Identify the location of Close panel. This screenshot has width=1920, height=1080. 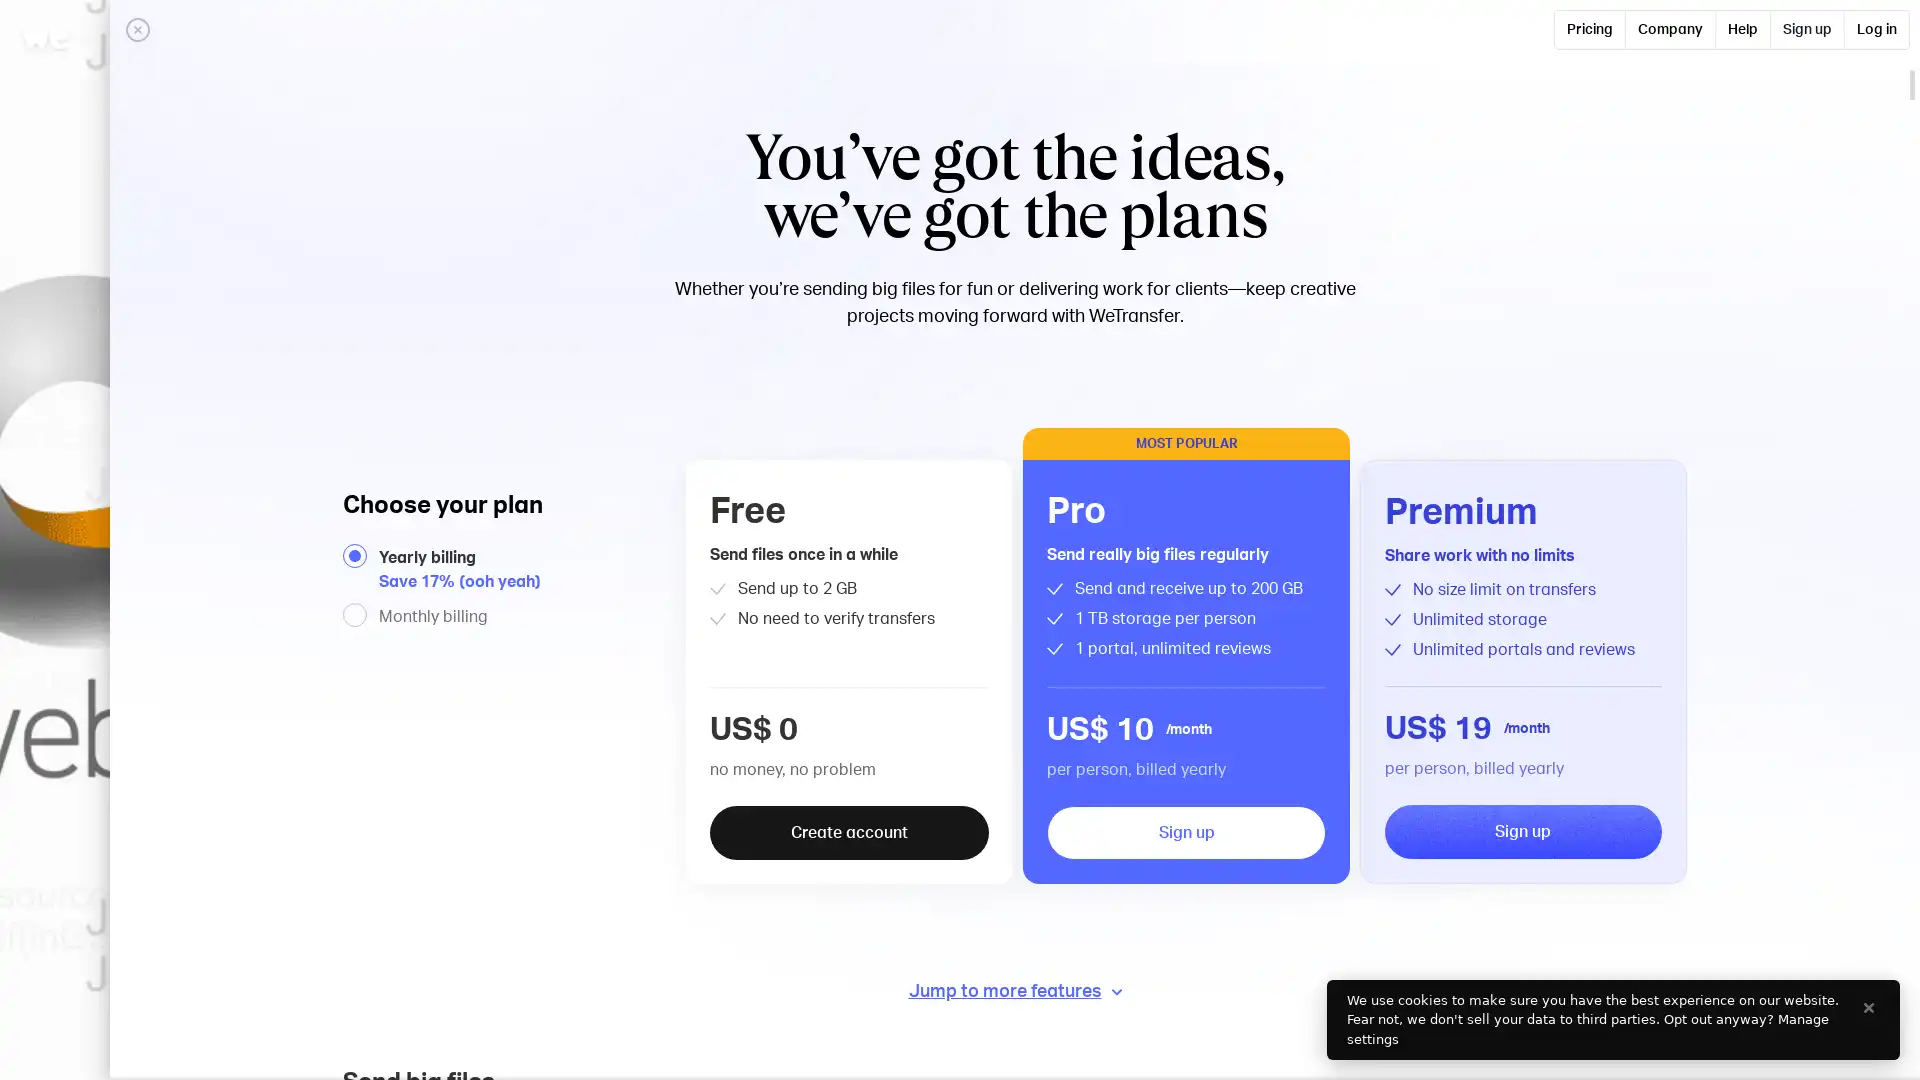
(137, 29).